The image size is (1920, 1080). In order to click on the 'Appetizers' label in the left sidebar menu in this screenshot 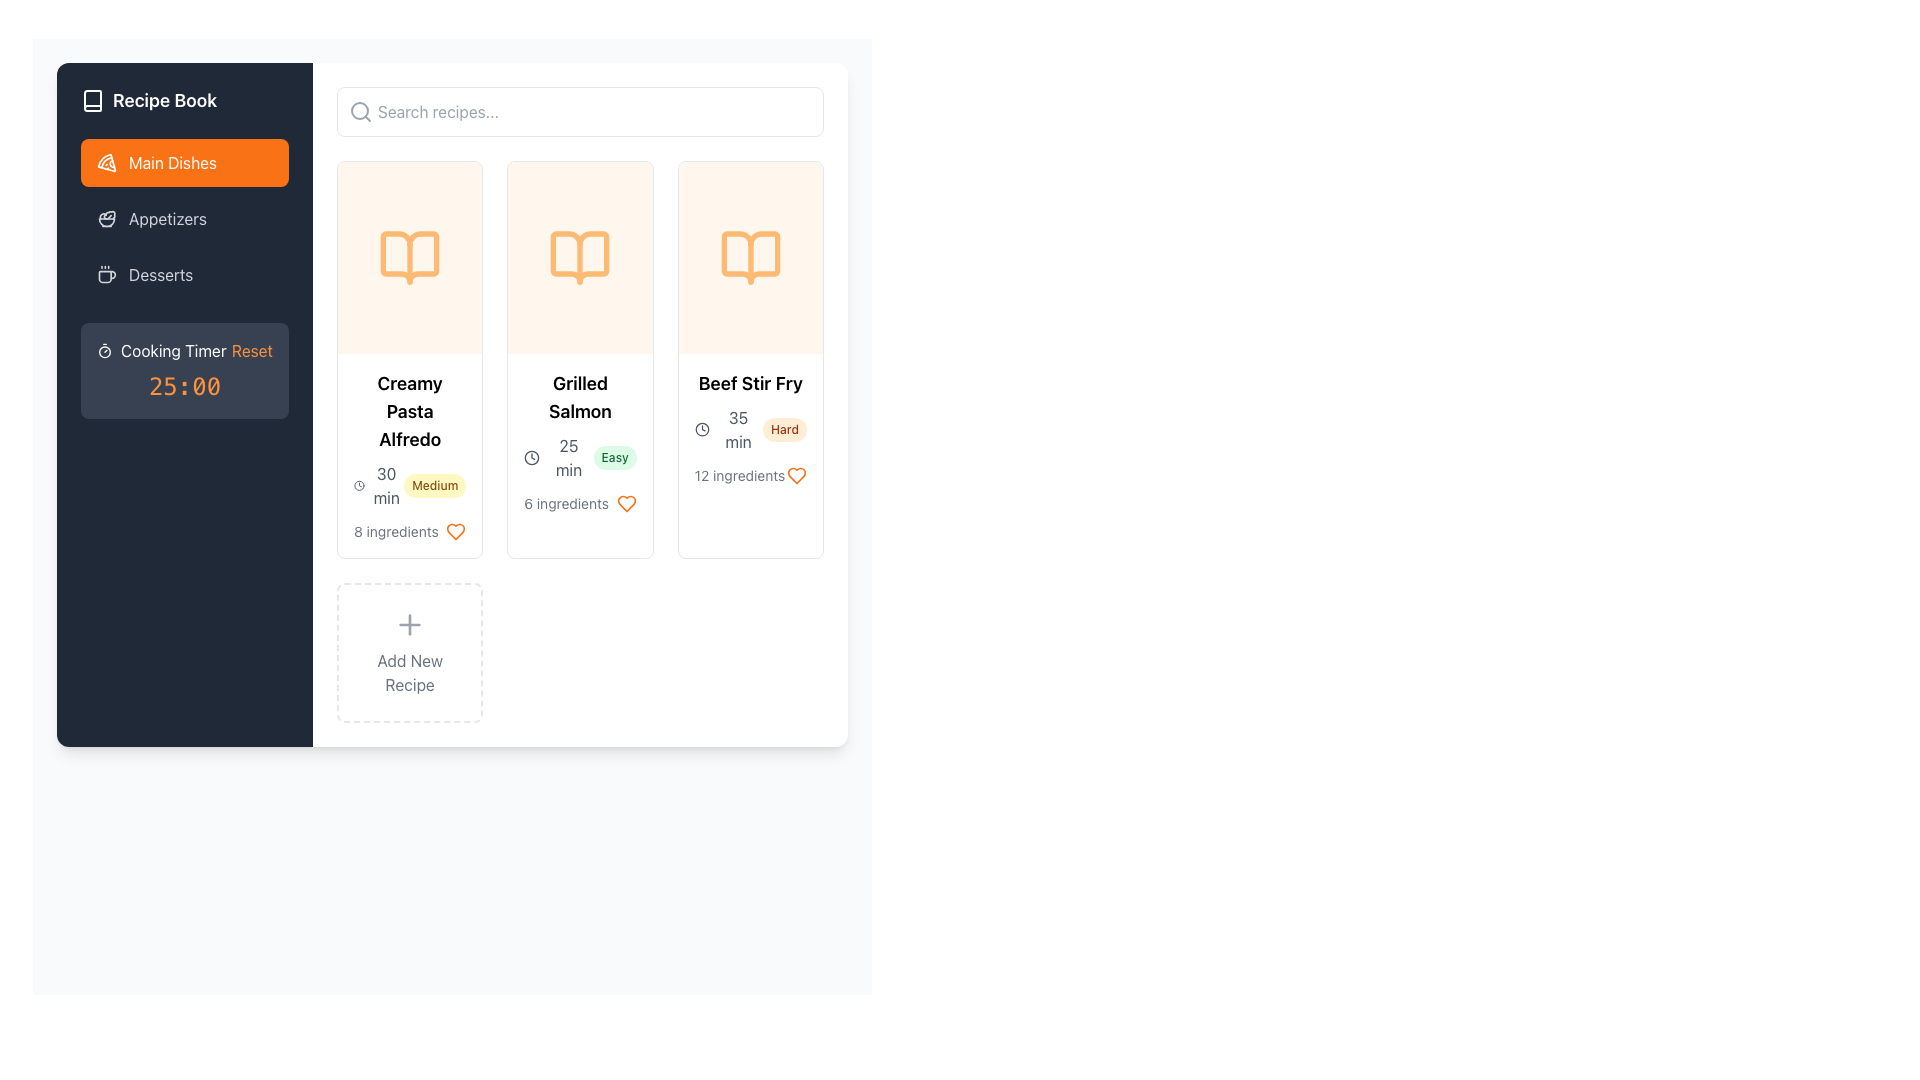, I will do `click(168, 219)`.